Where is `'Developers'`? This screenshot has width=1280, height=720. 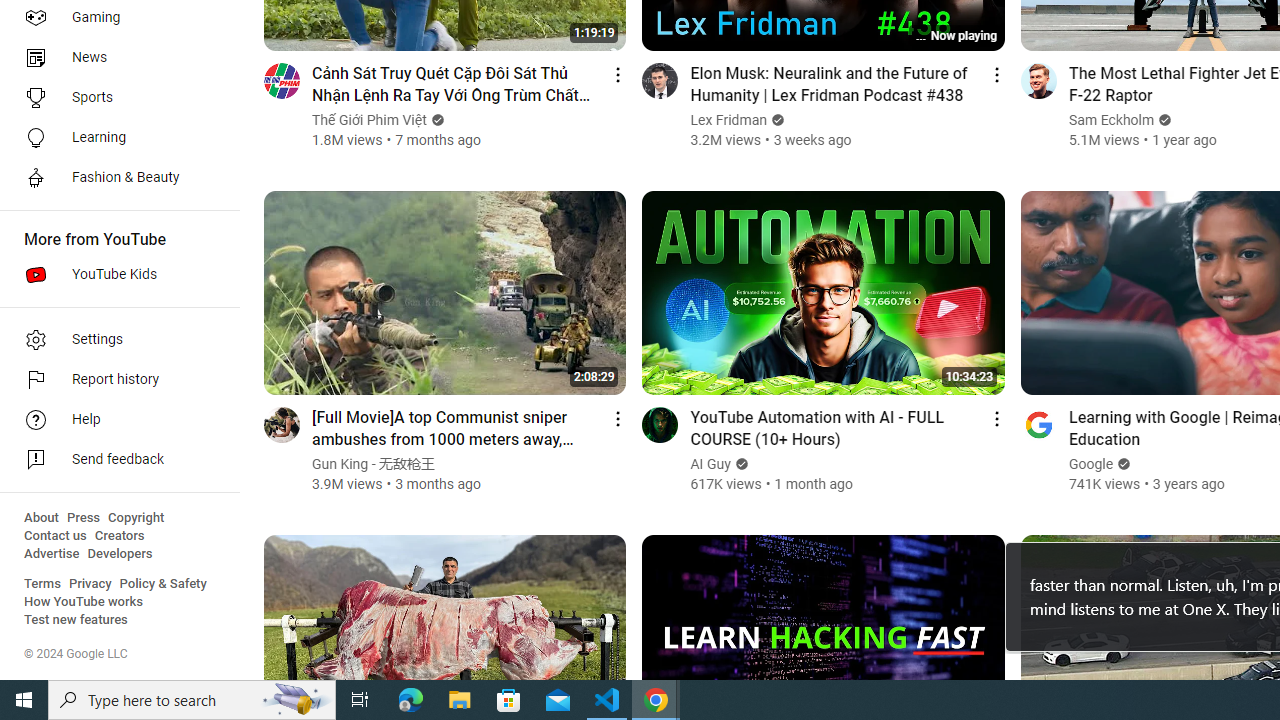
'Developers' is located at coordinates (119, 554).